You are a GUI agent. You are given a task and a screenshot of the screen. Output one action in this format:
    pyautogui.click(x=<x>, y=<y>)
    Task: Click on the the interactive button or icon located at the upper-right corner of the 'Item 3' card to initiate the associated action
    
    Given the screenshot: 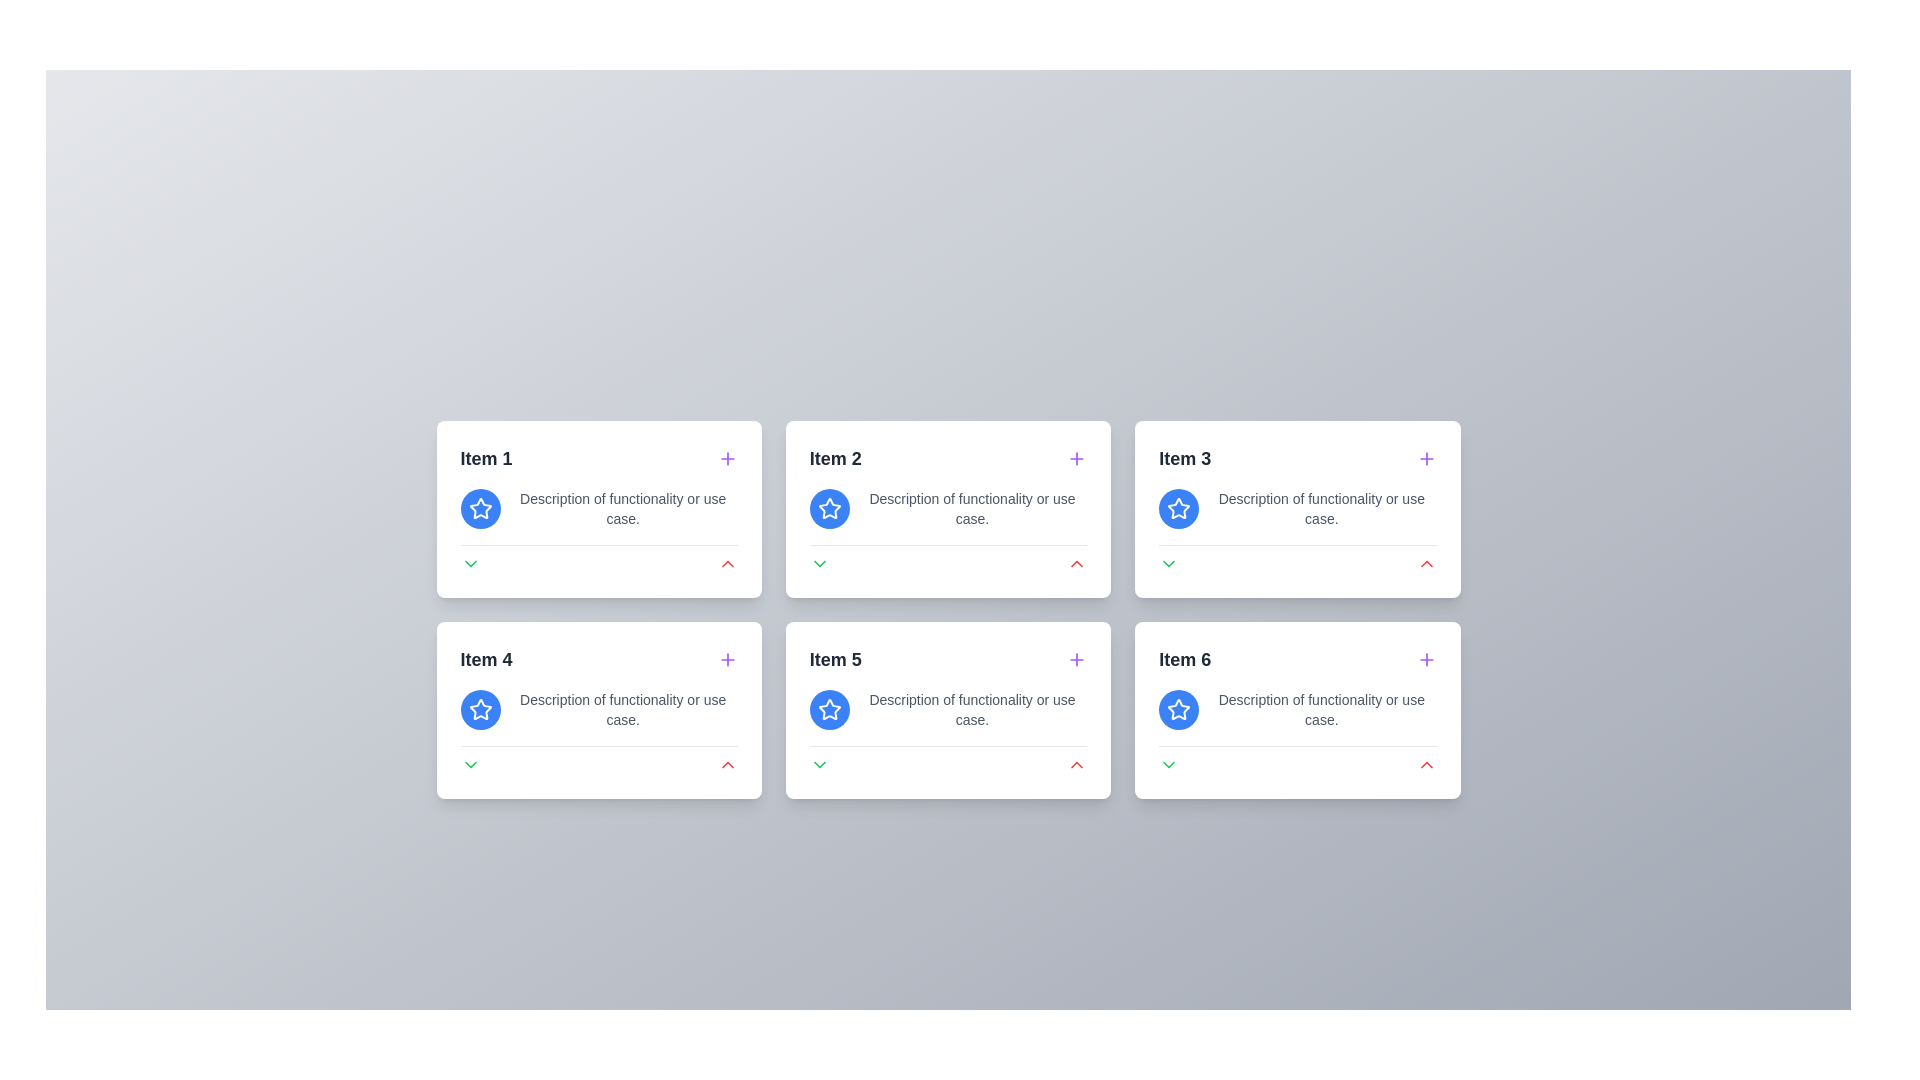 What is the action you would take?
    pyautogui.click(x=1425, y=459)
    